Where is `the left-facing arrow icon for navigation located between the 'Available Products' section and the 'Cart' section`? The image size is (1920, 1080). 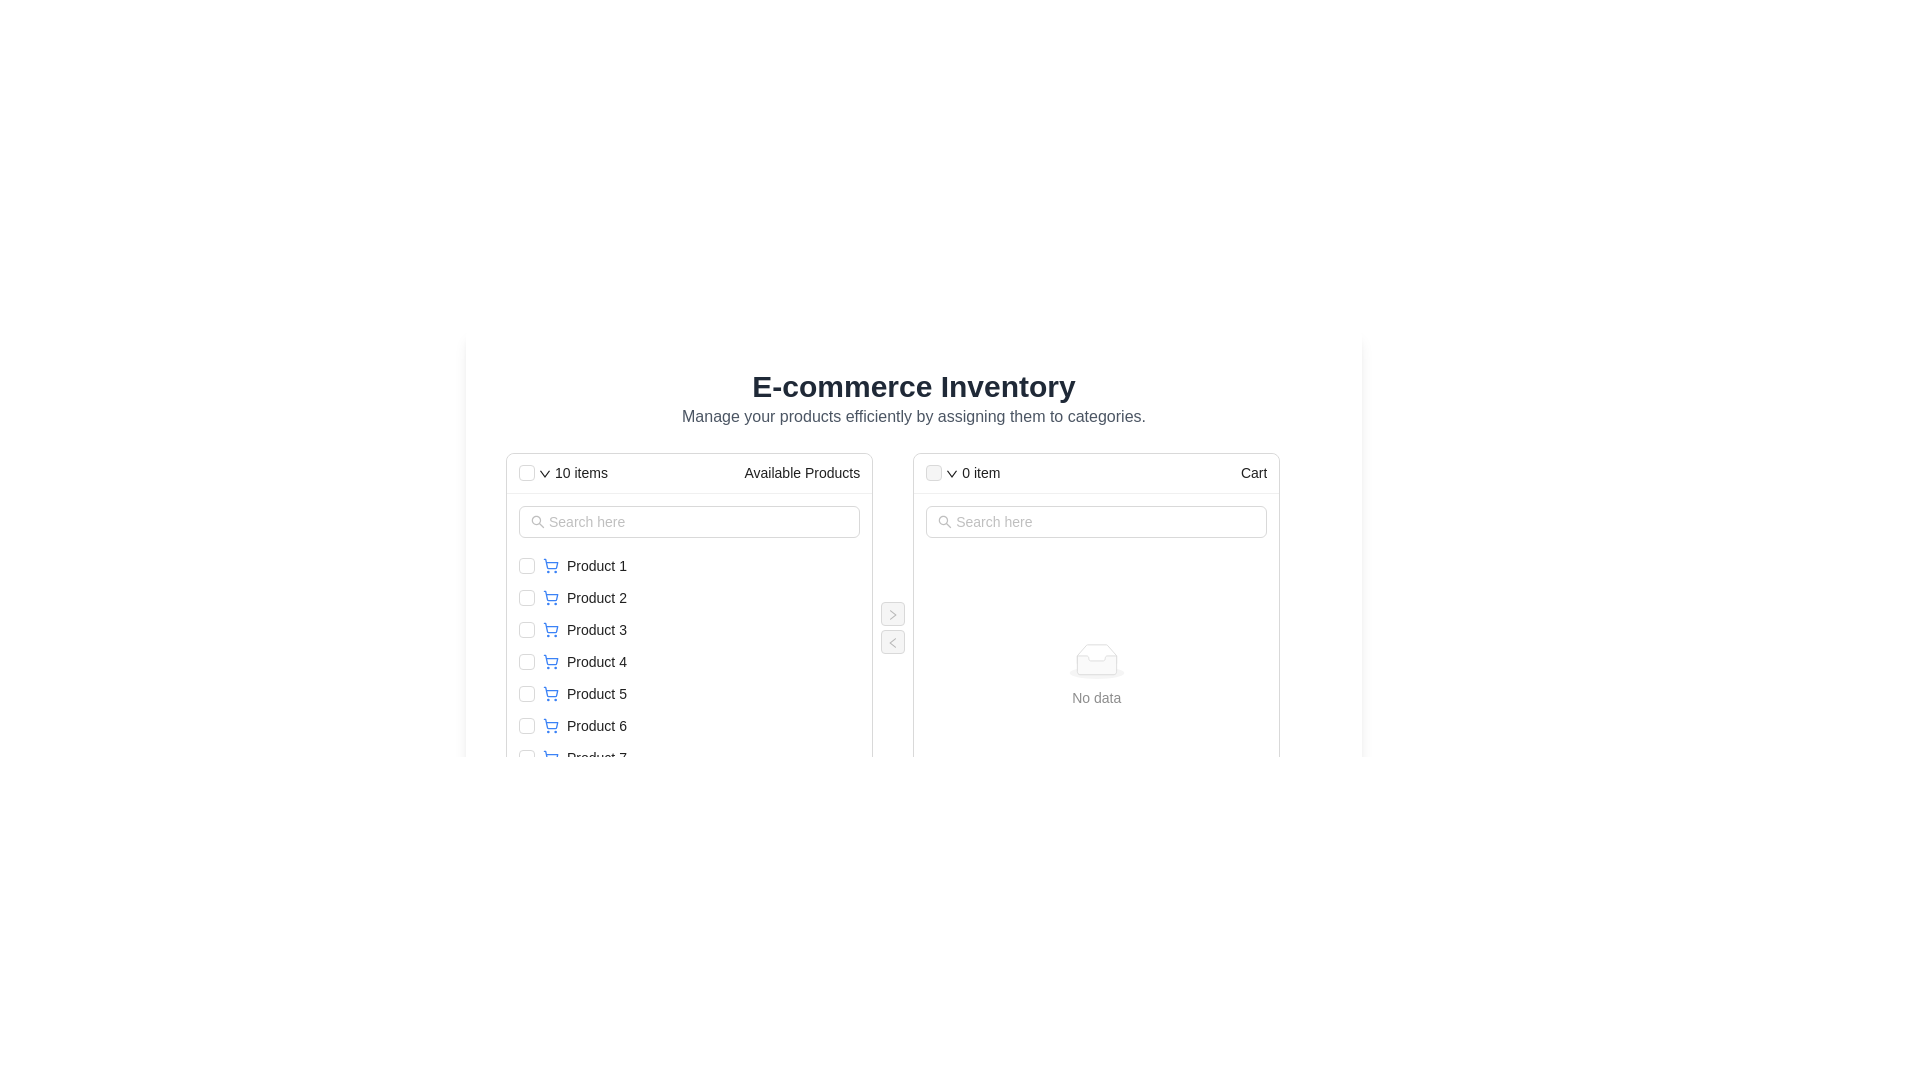
the left-facing arrow icon for navigation located between the 'Available Products' section and the 'Cart' section is located at coordinates (892, 642).